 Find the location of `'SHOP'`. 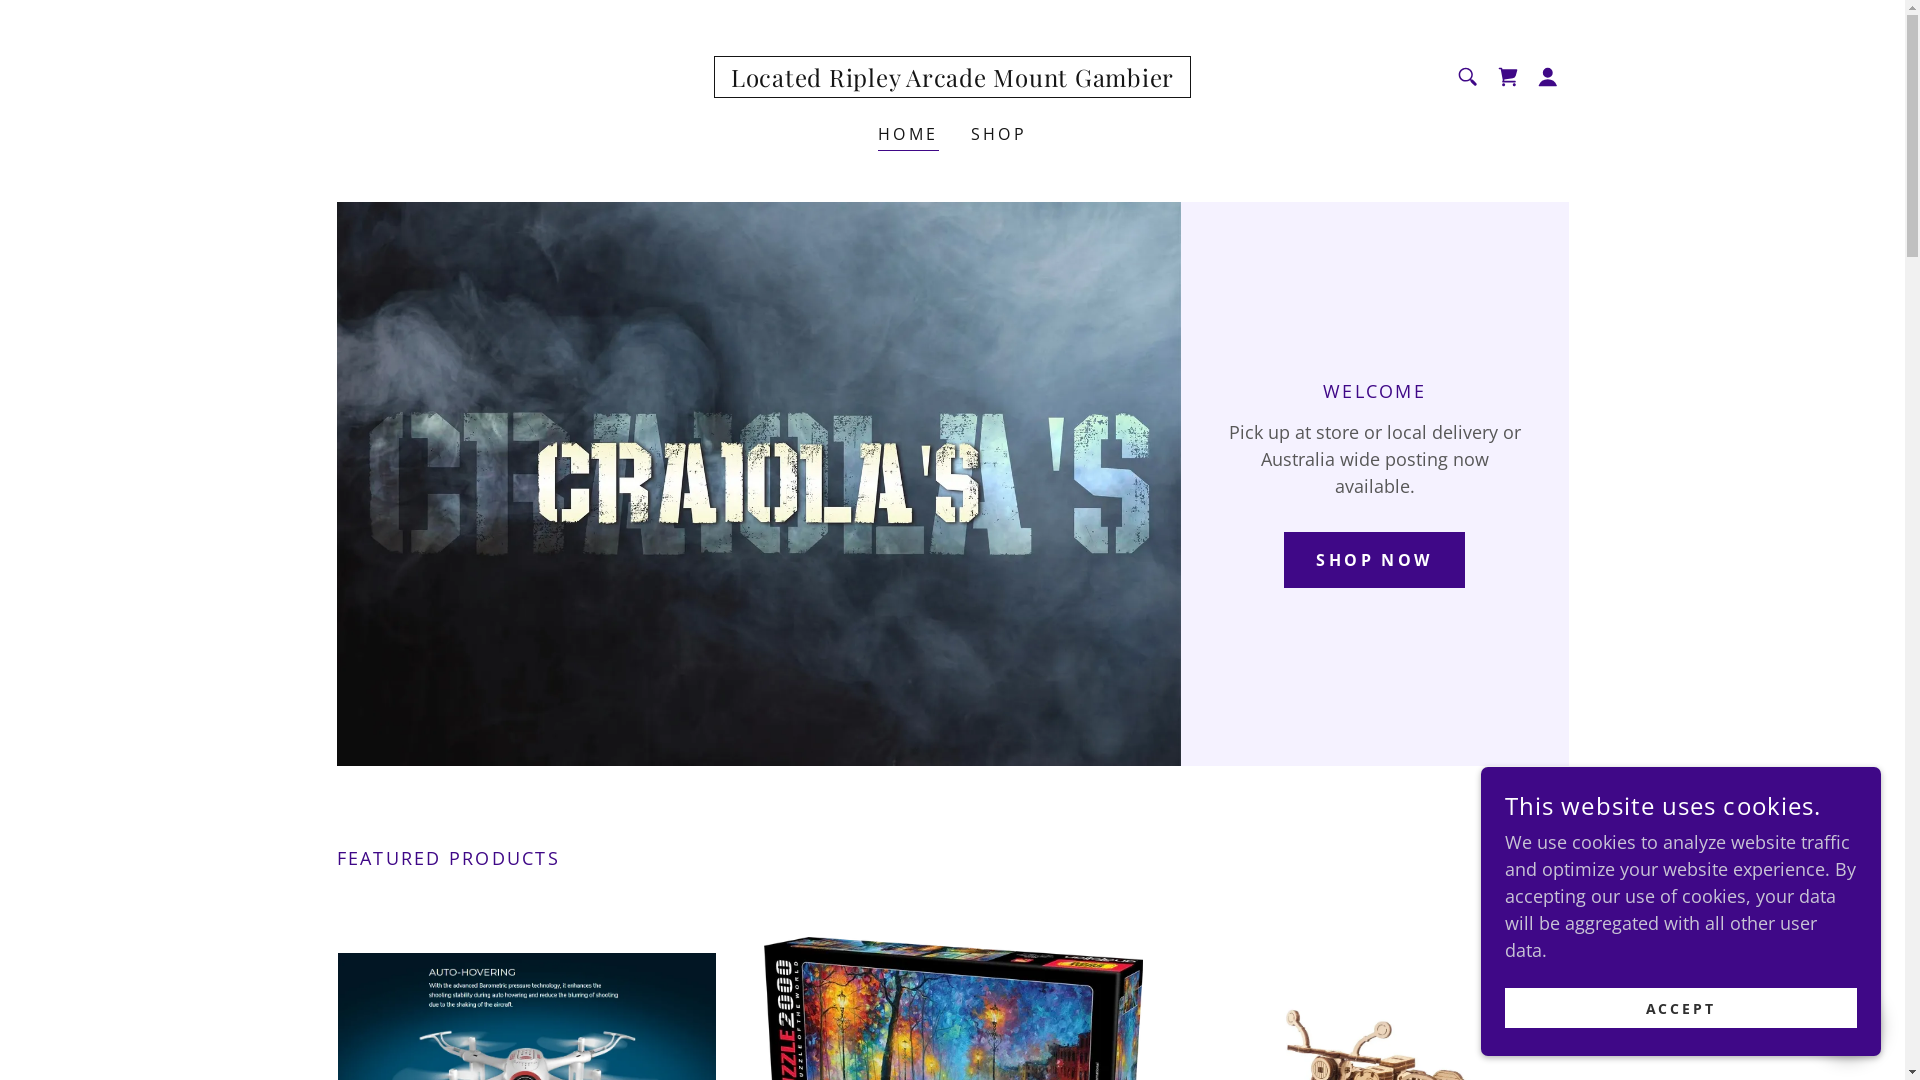

'SHOP' is located at coordinates (998, 134).